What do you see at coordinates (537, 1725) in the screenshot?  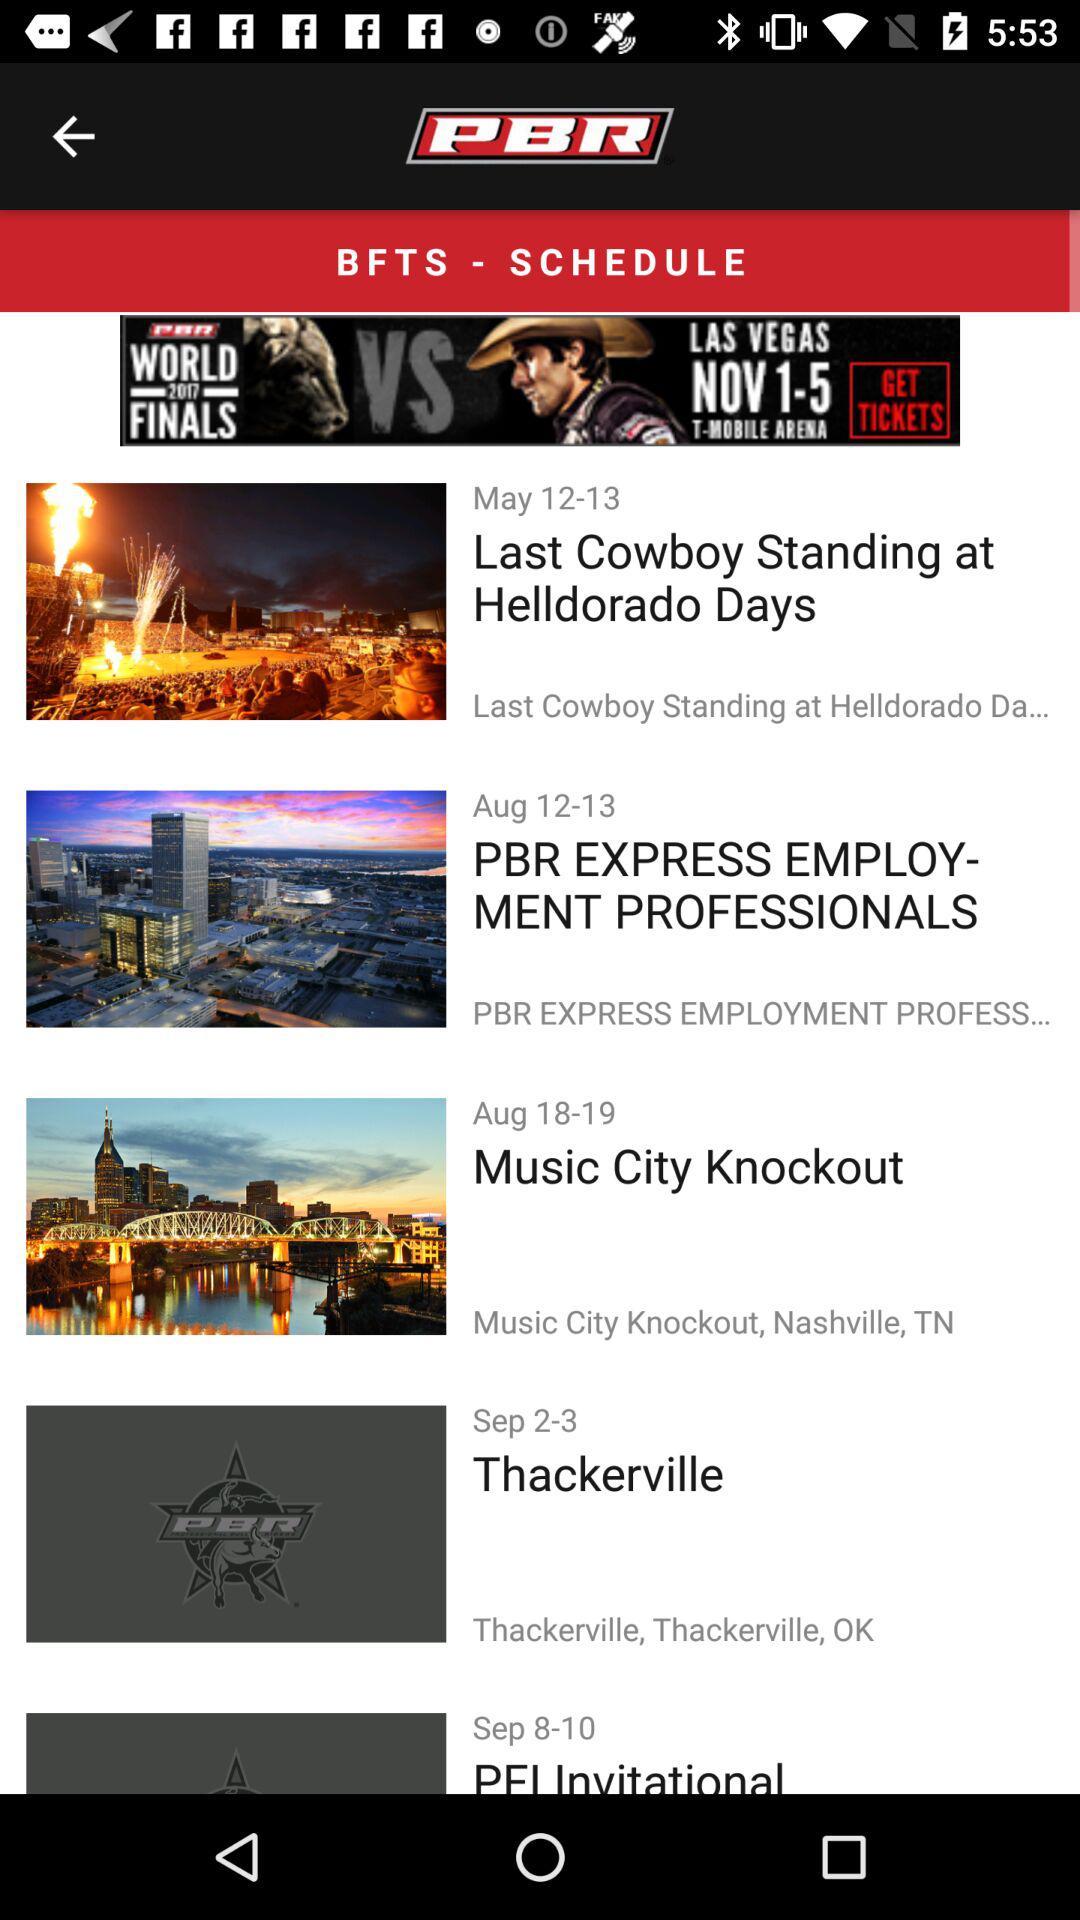 I see `sep 8-10 icon` at bounding box center [537, 1725].